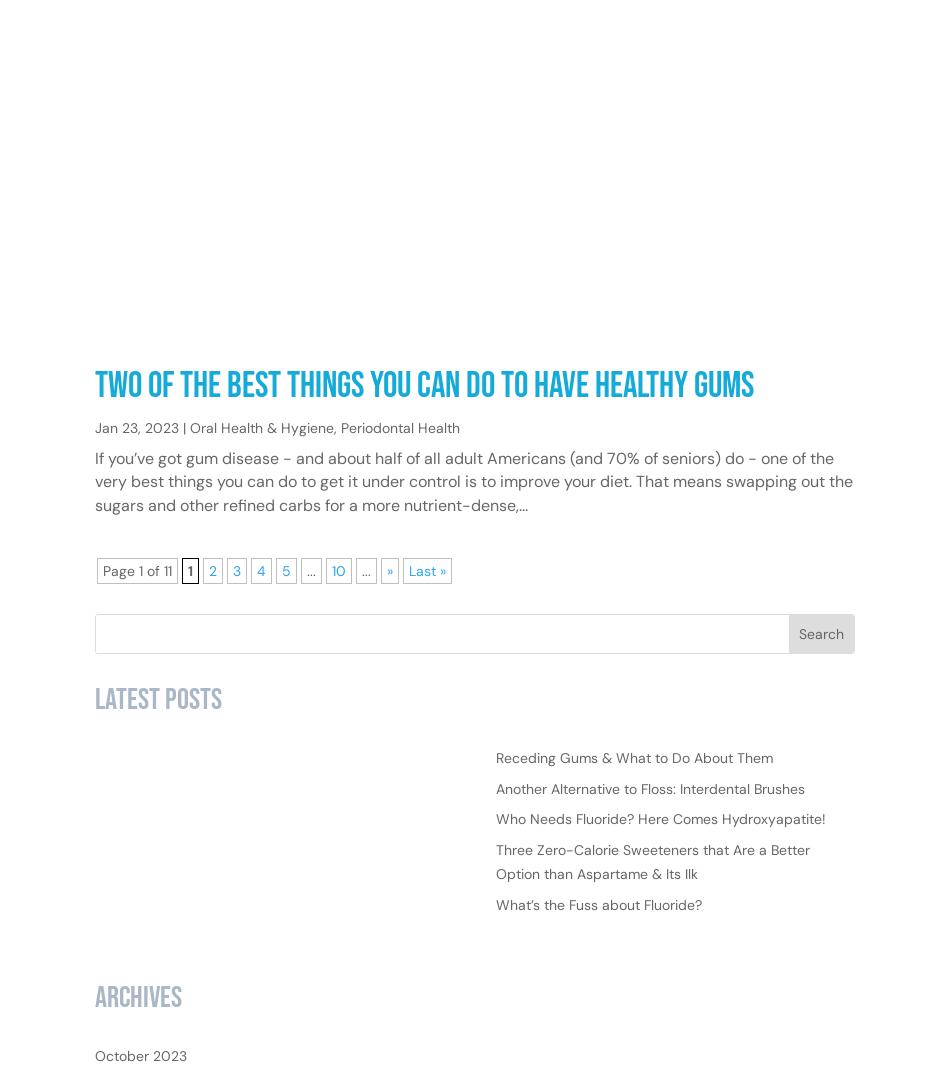 Image resolution: width=950 pixels, height=1078 pixels. Describe the element at coordinates (190, 634) in the screenshot. I see `'1'` at that location.